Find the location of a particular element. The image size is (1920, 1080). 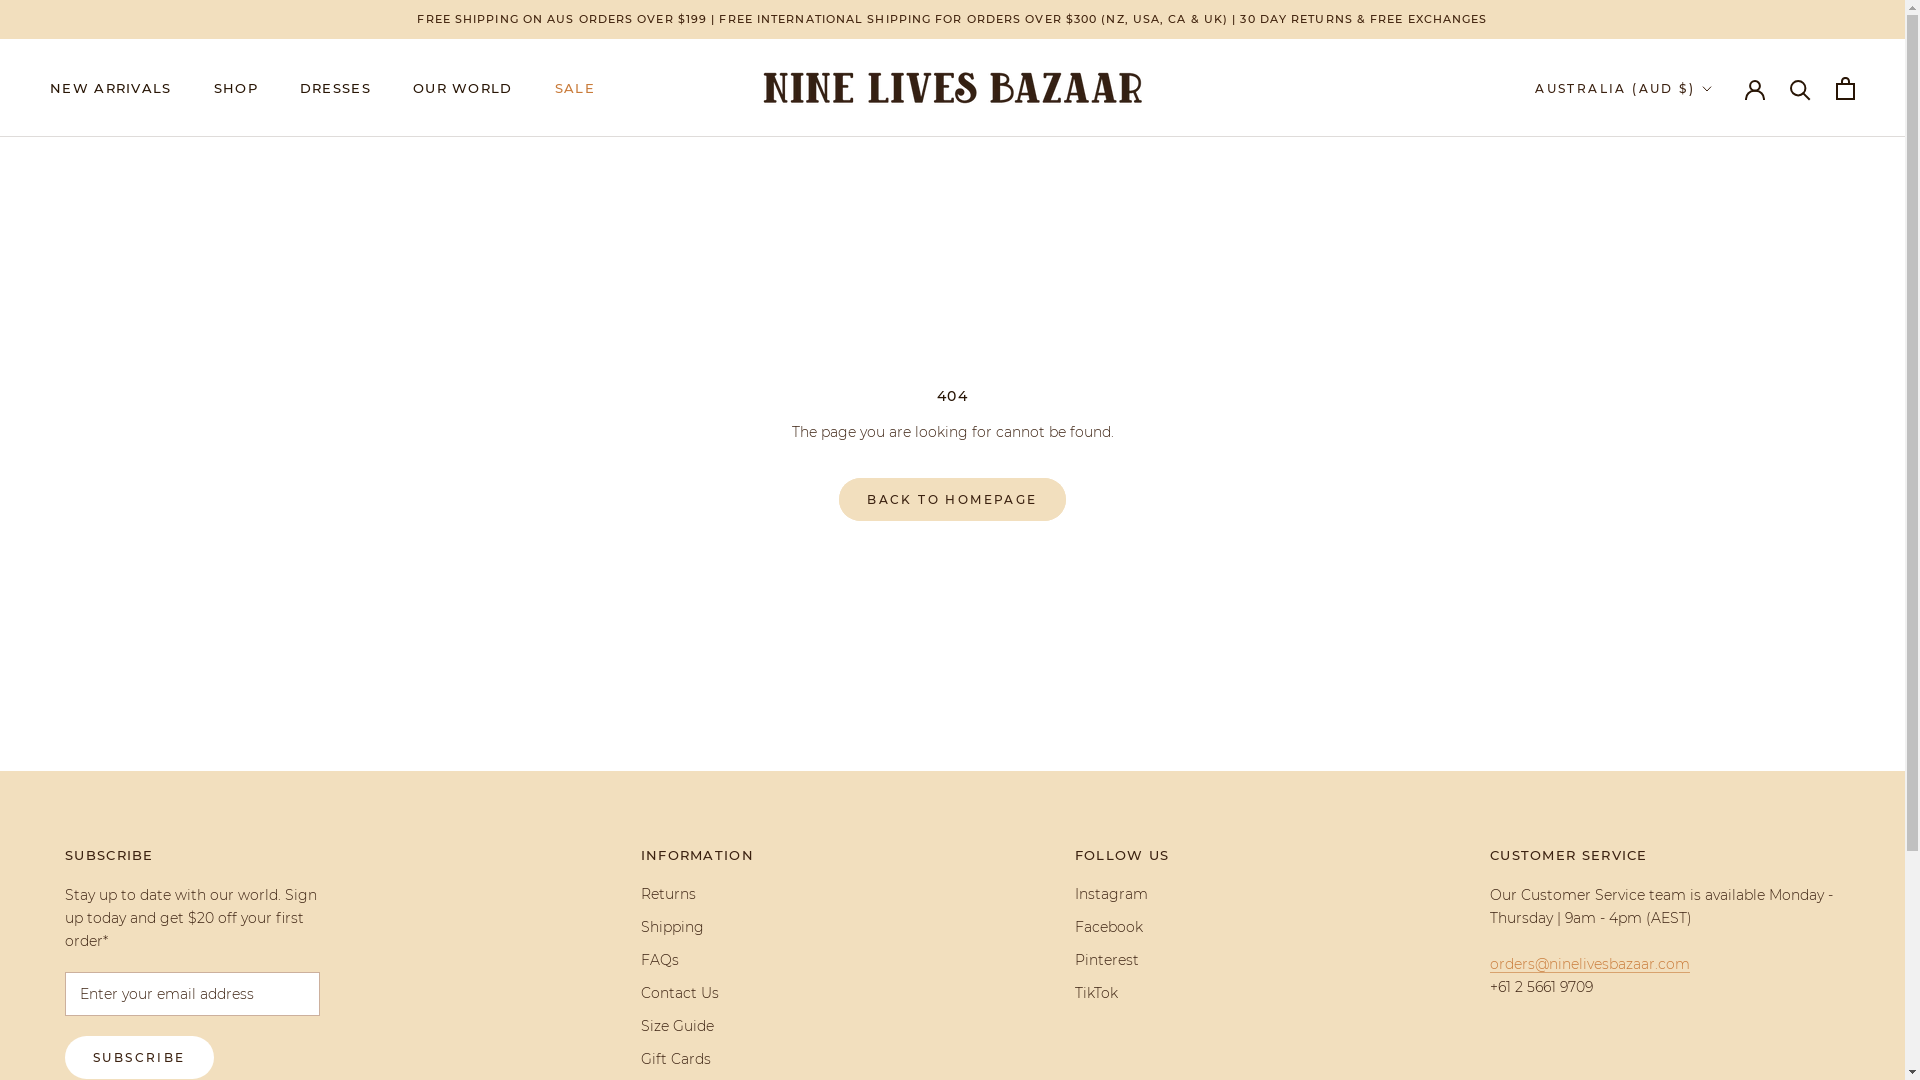

'Instagram' is located at coordinates (1122, 893).